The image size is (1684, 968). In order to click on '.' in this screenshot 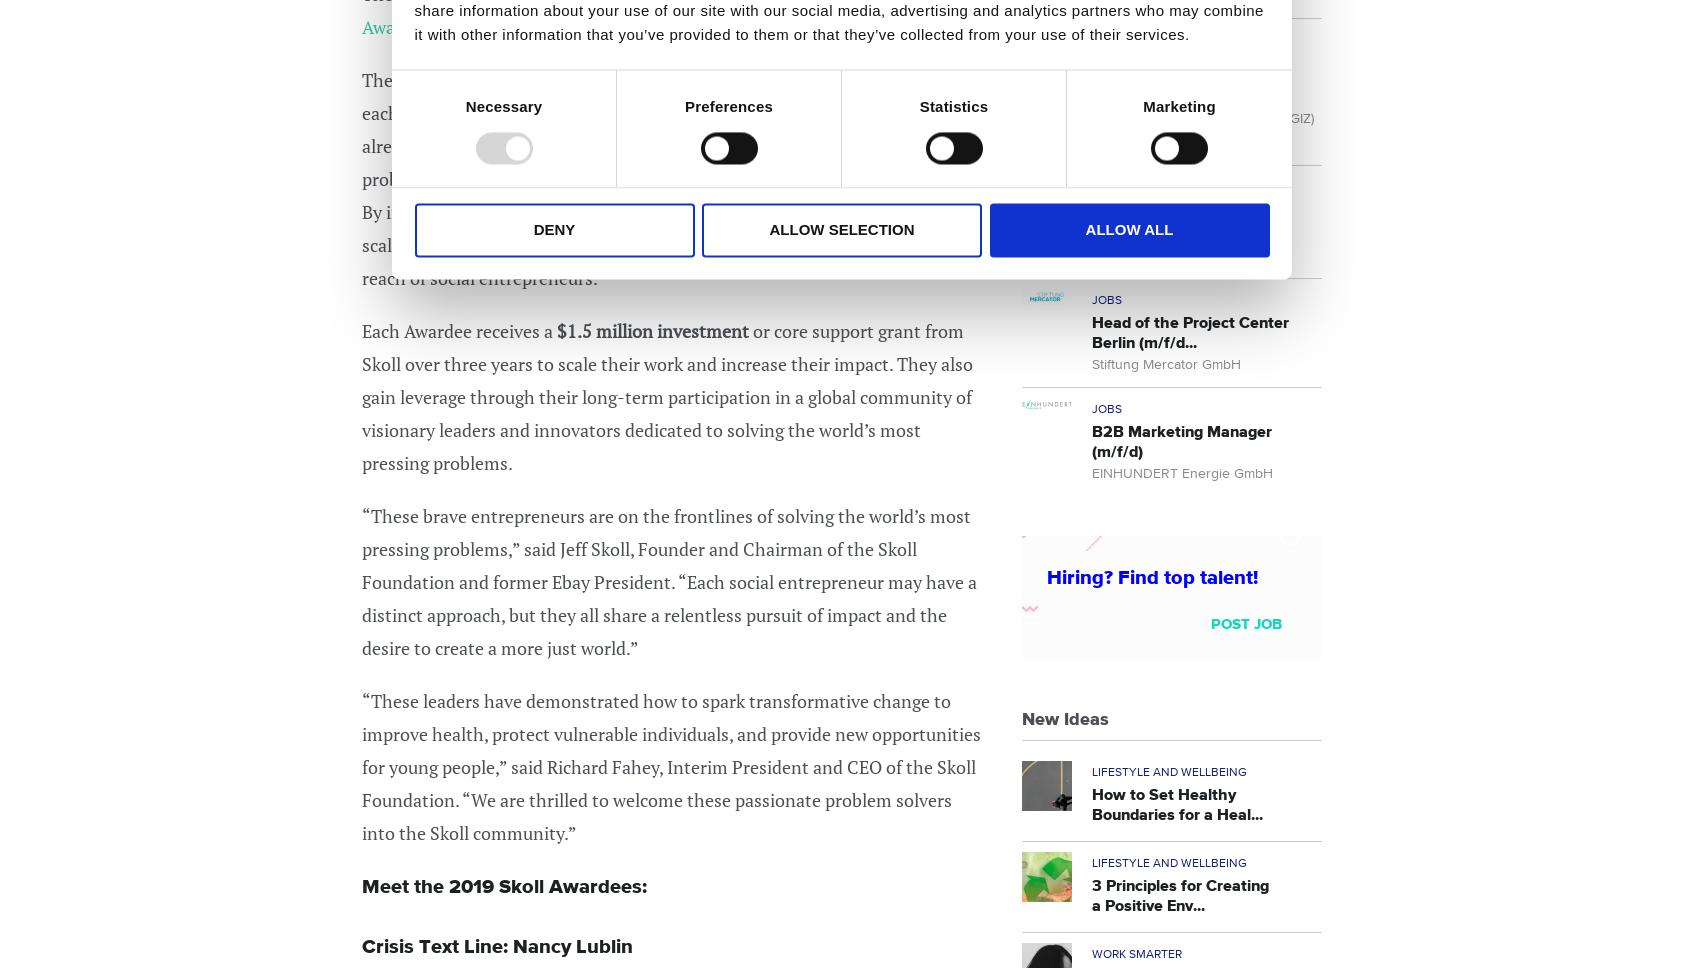, I will do `click(645, 26)`.